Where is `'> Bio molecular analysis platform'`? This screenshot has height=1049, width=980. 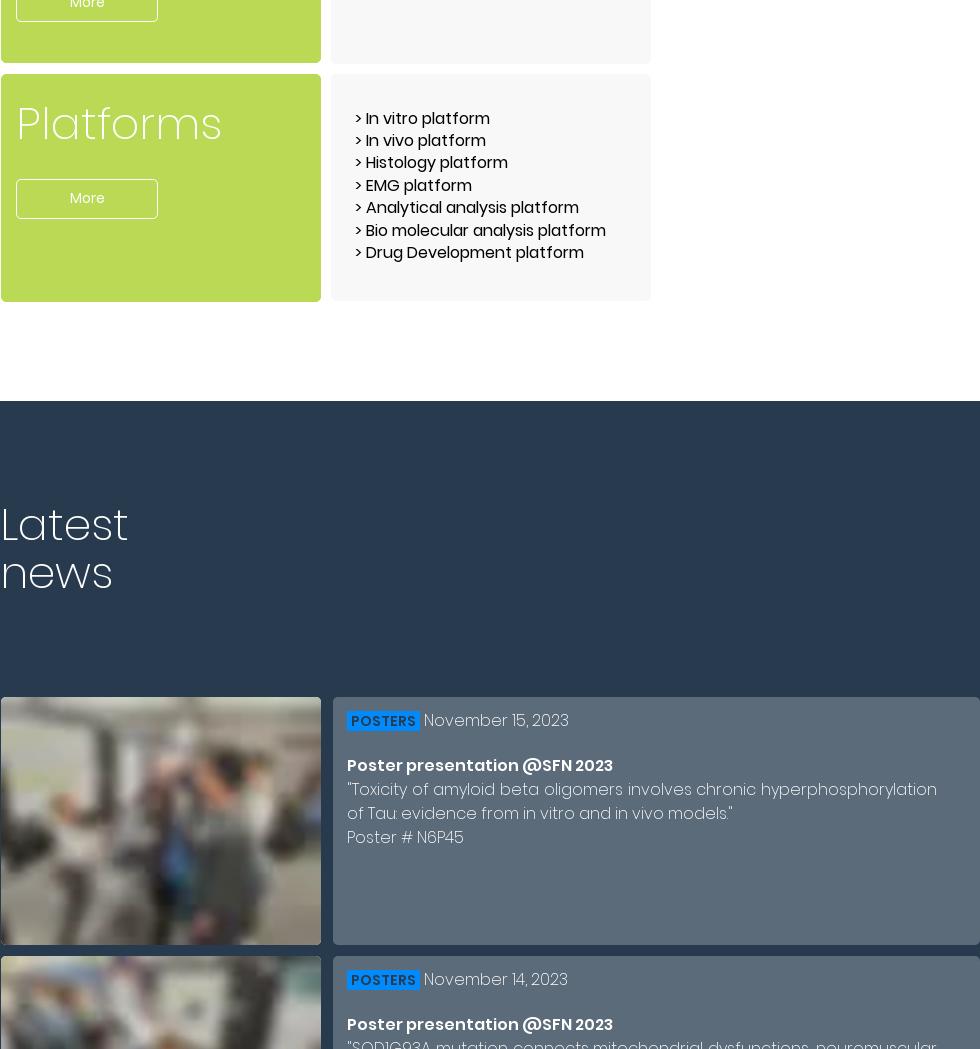 '> Bio molecular analysis platform' is located at coordinates (480, 229).